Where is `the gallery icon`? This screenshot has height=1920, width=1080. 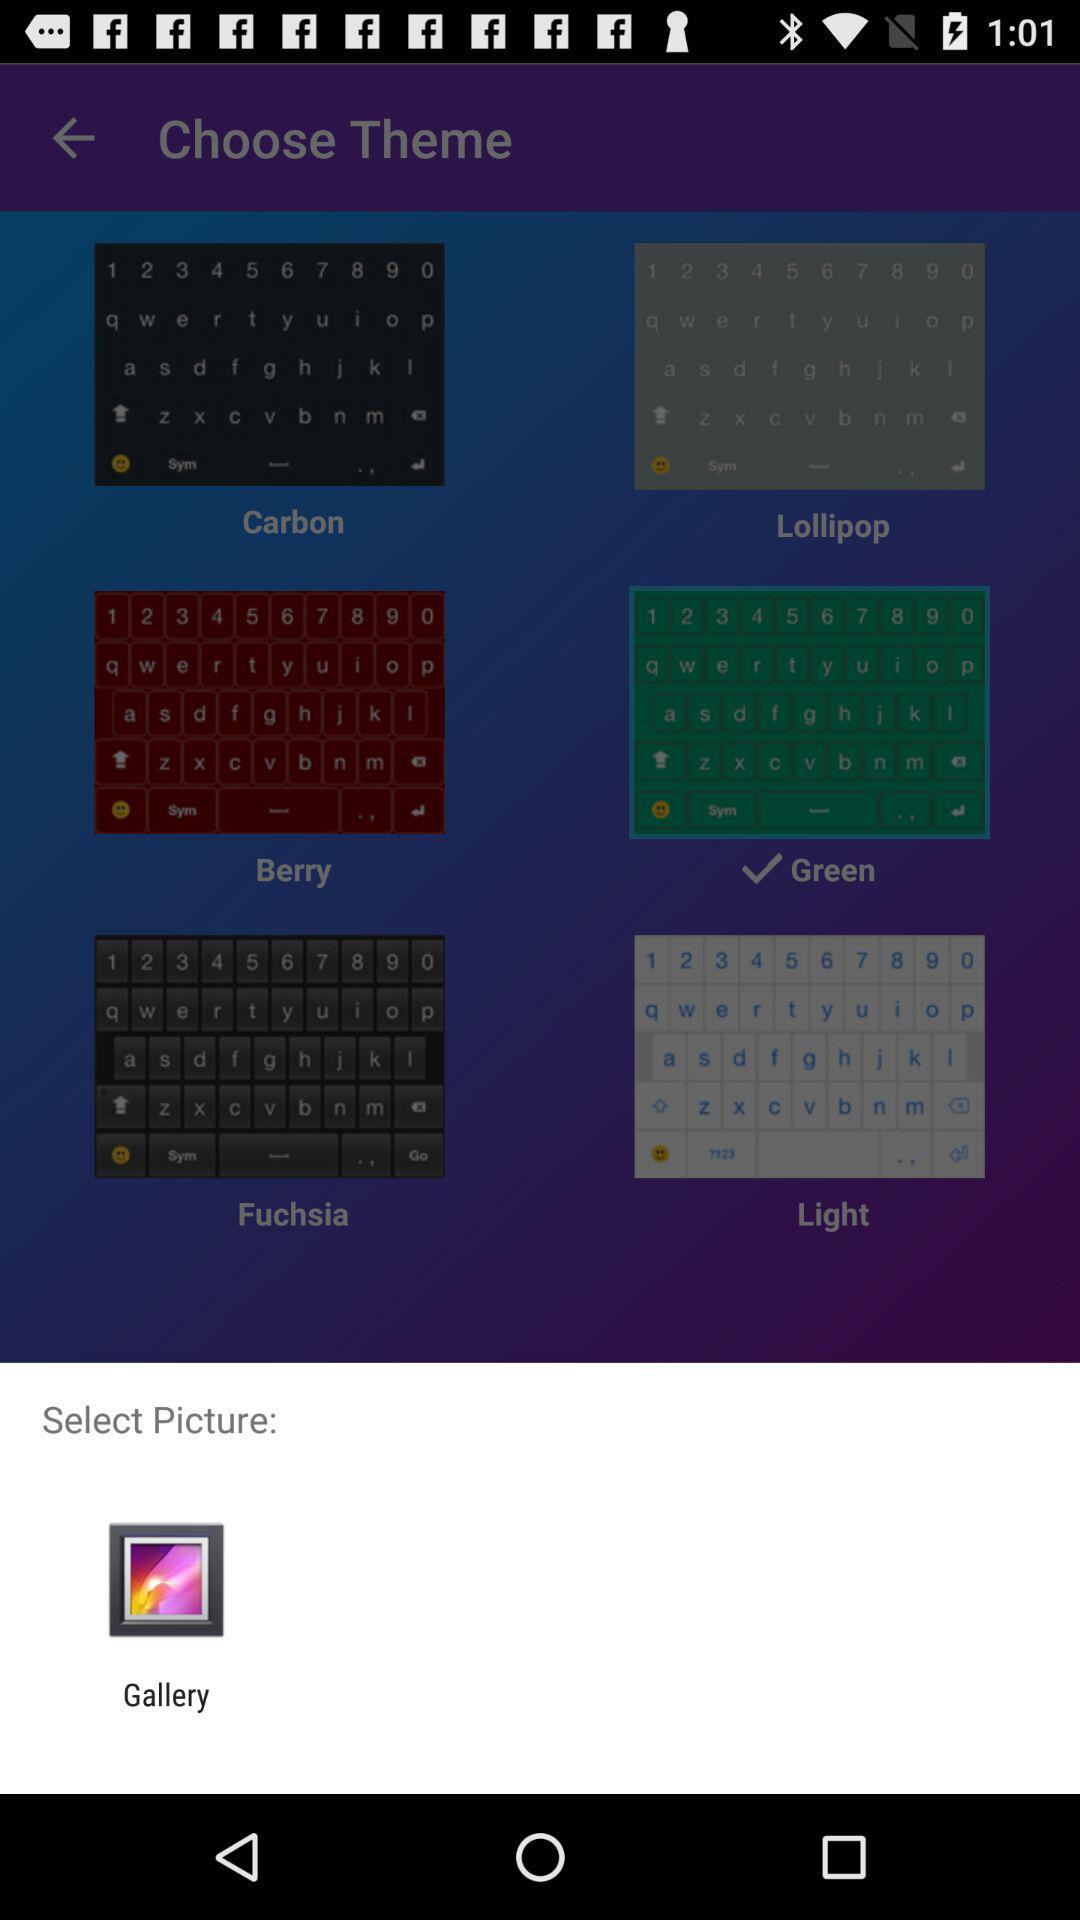
the gallery icon is located at coordinates (165, 1711).